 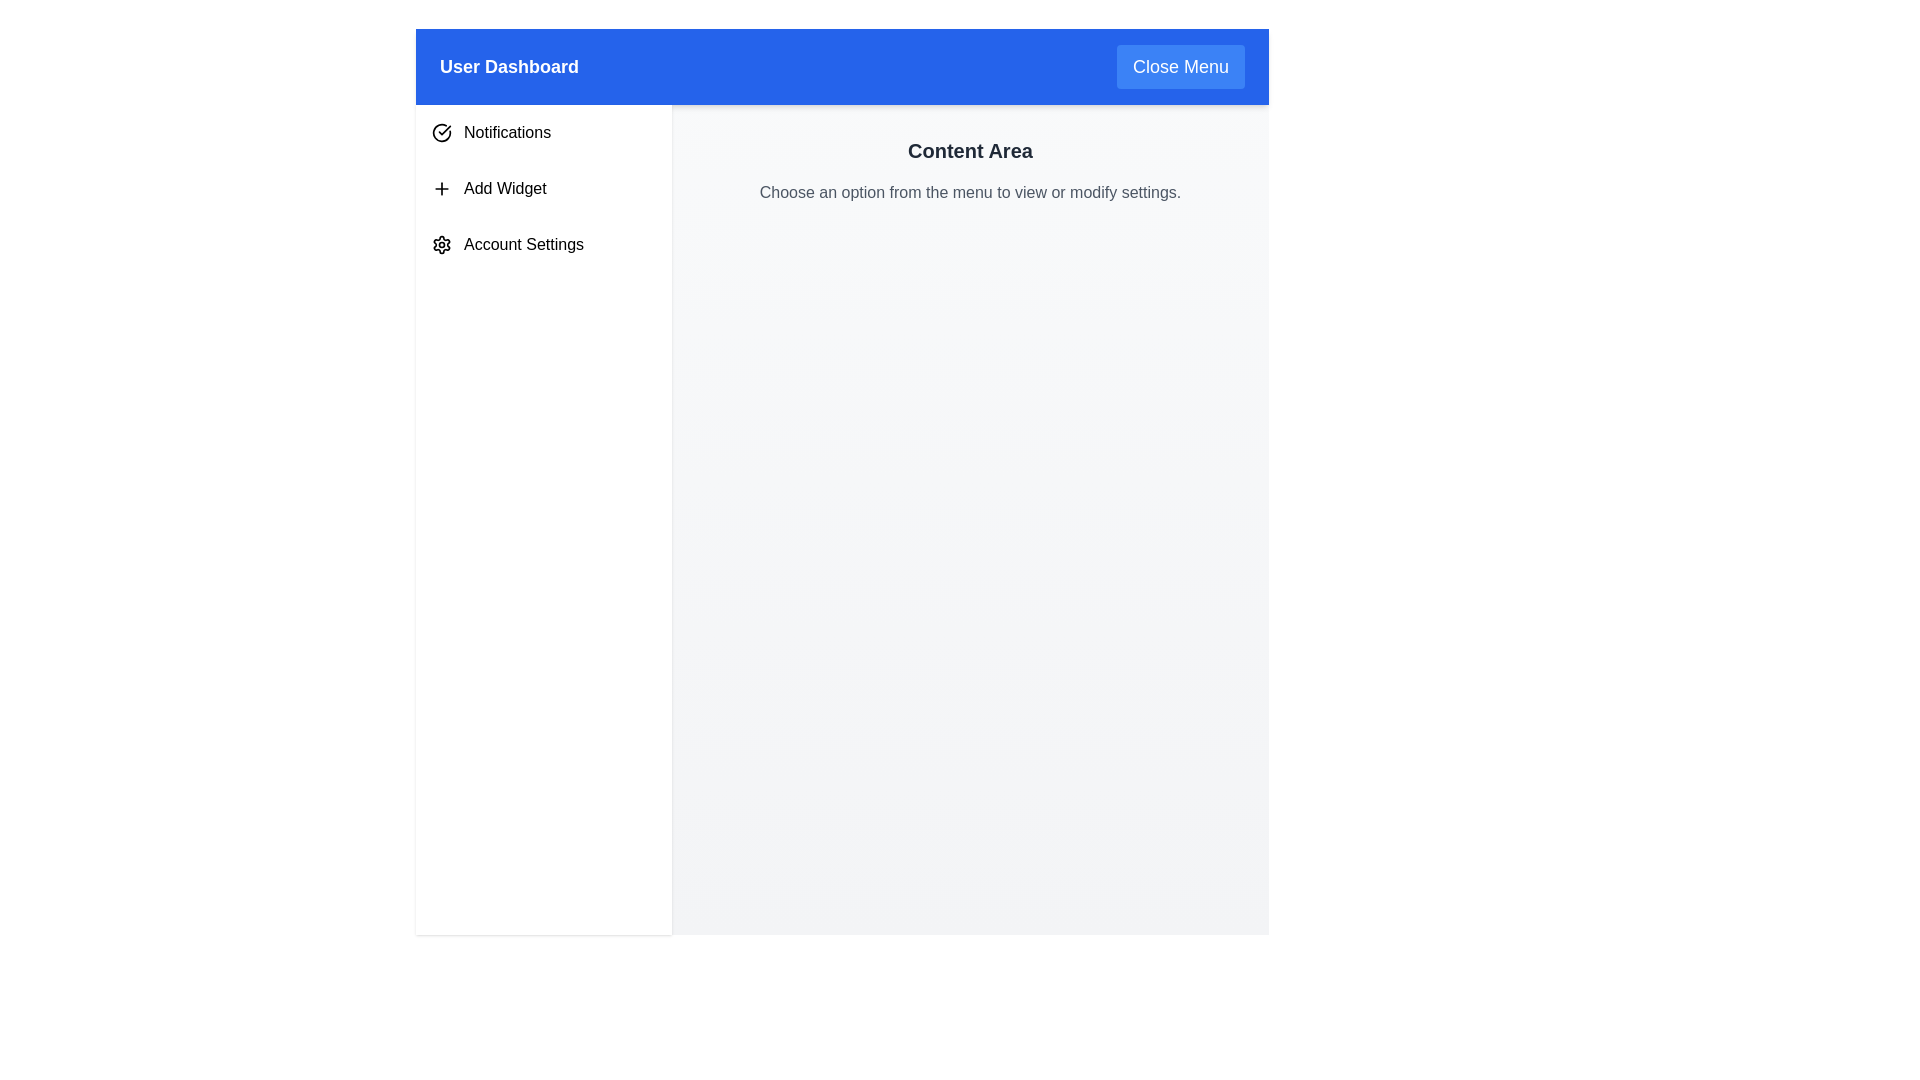 What do you see at coordinates (543, 132) in the screenshot?
I see `the 'Notifications' menu item, which is the first item in the vertical stack of the navigation menu with a white background and a checkmark icon` at bounding box center [543, 132].